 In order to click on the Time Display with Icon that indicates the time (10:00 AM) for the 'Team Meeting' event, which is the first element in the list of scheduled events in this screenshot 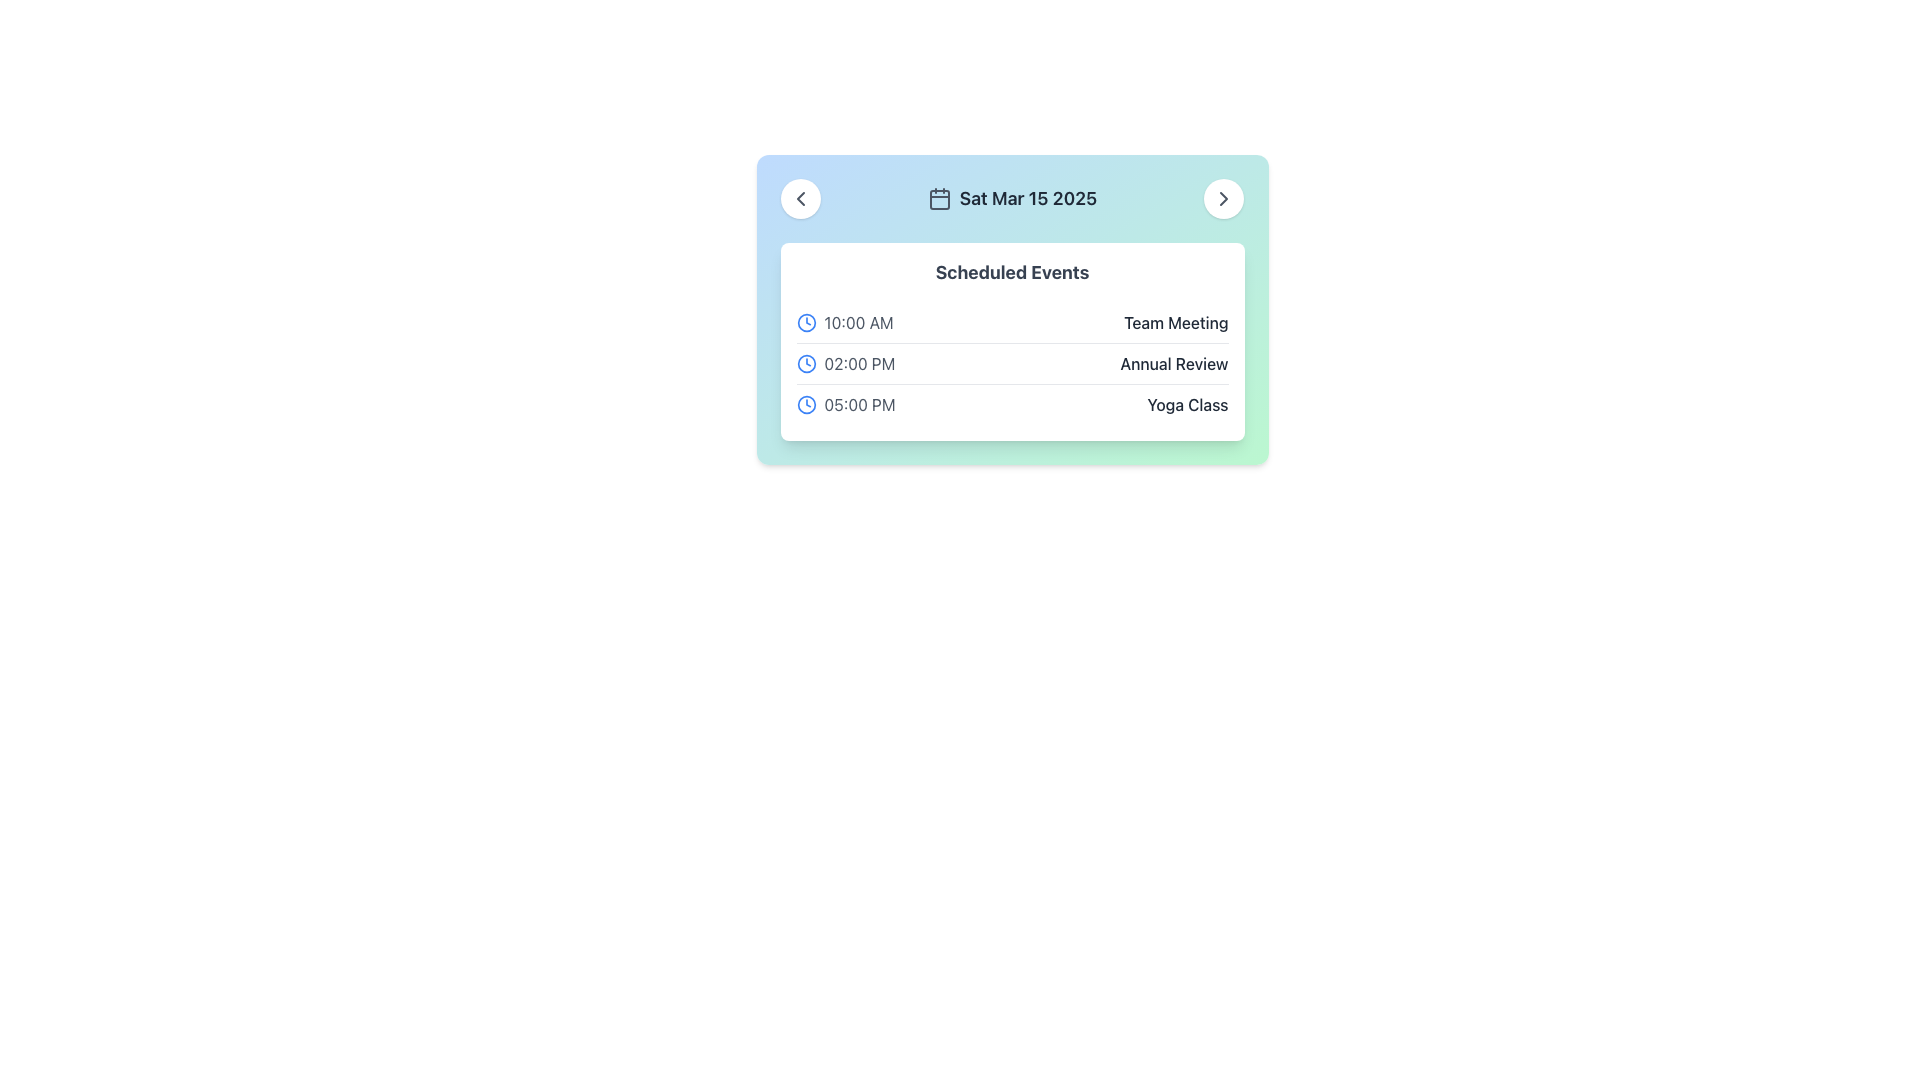, I will do `click(845, 322)`.